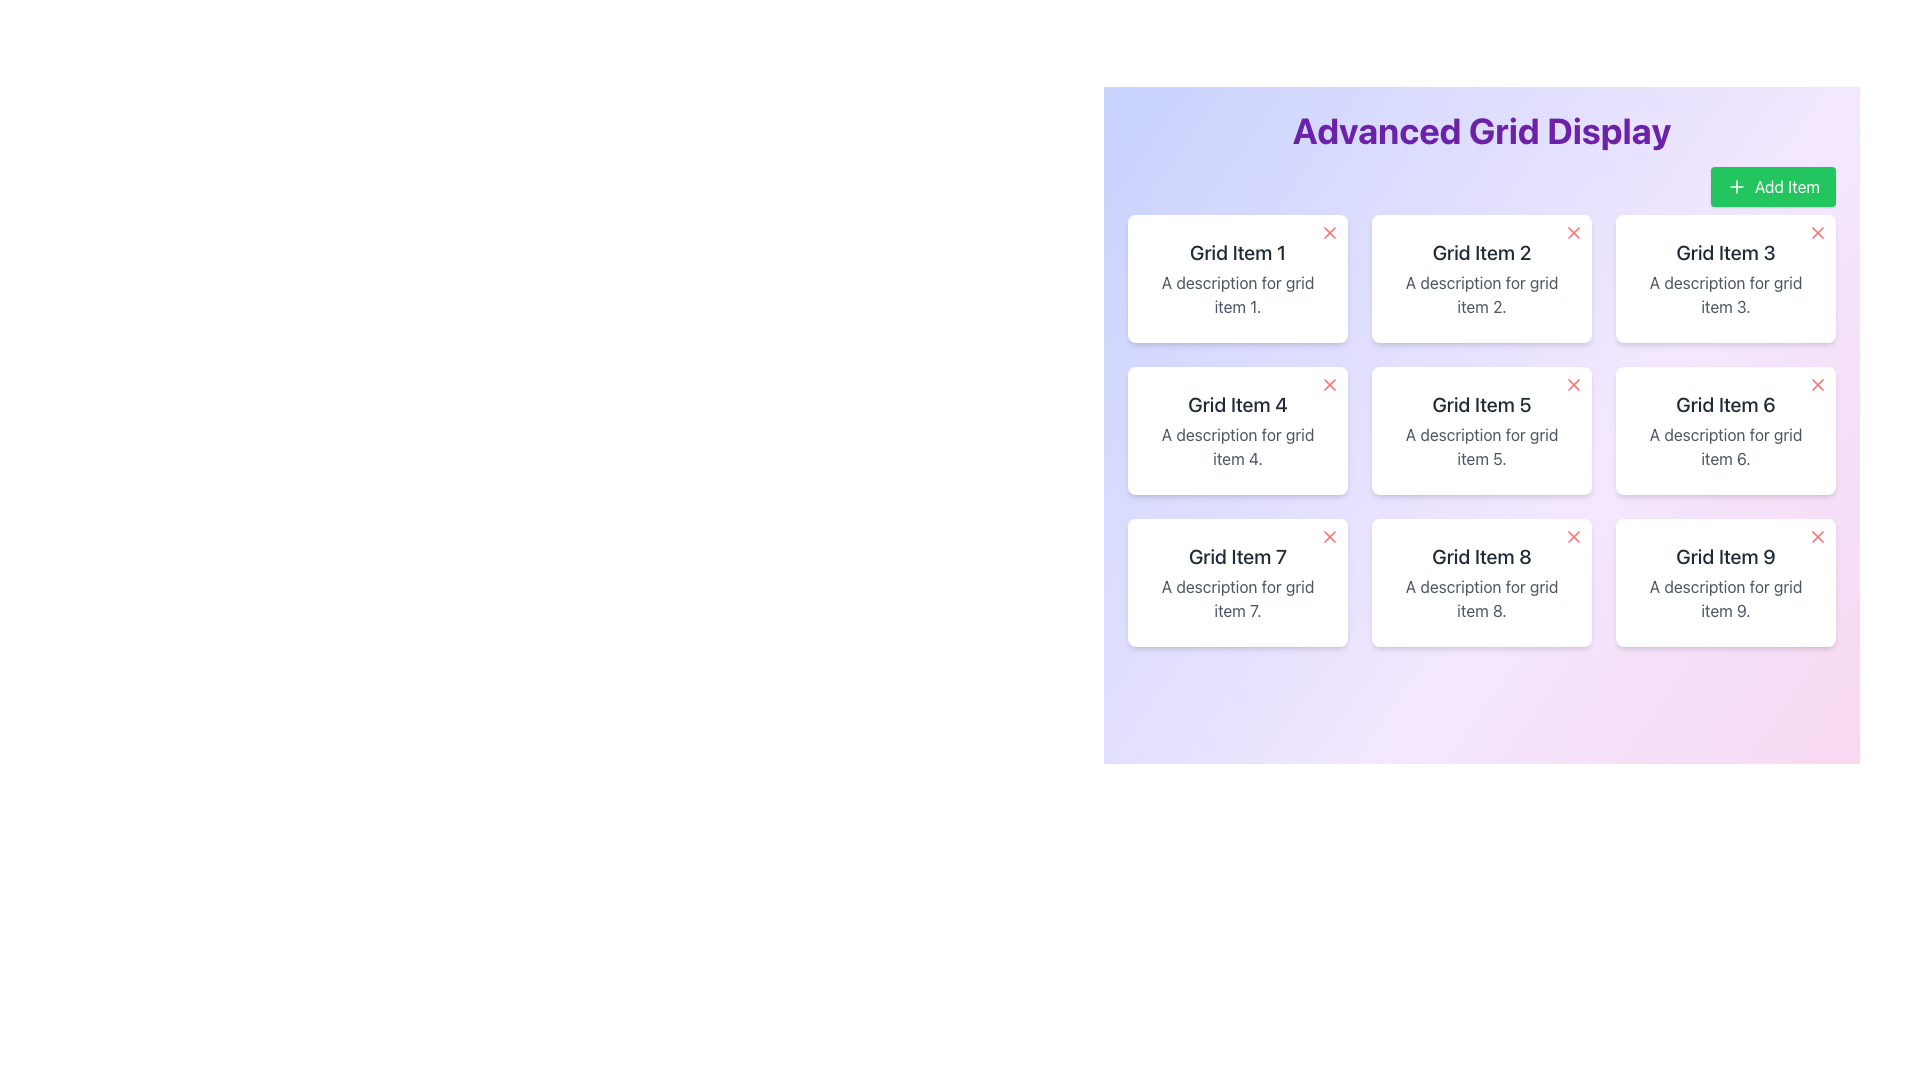 The image size is (1920, 1080). I want to click on the decorative icon within the 'Add Item' button located at the upper-right corner of the interface, so click(1736, 186).